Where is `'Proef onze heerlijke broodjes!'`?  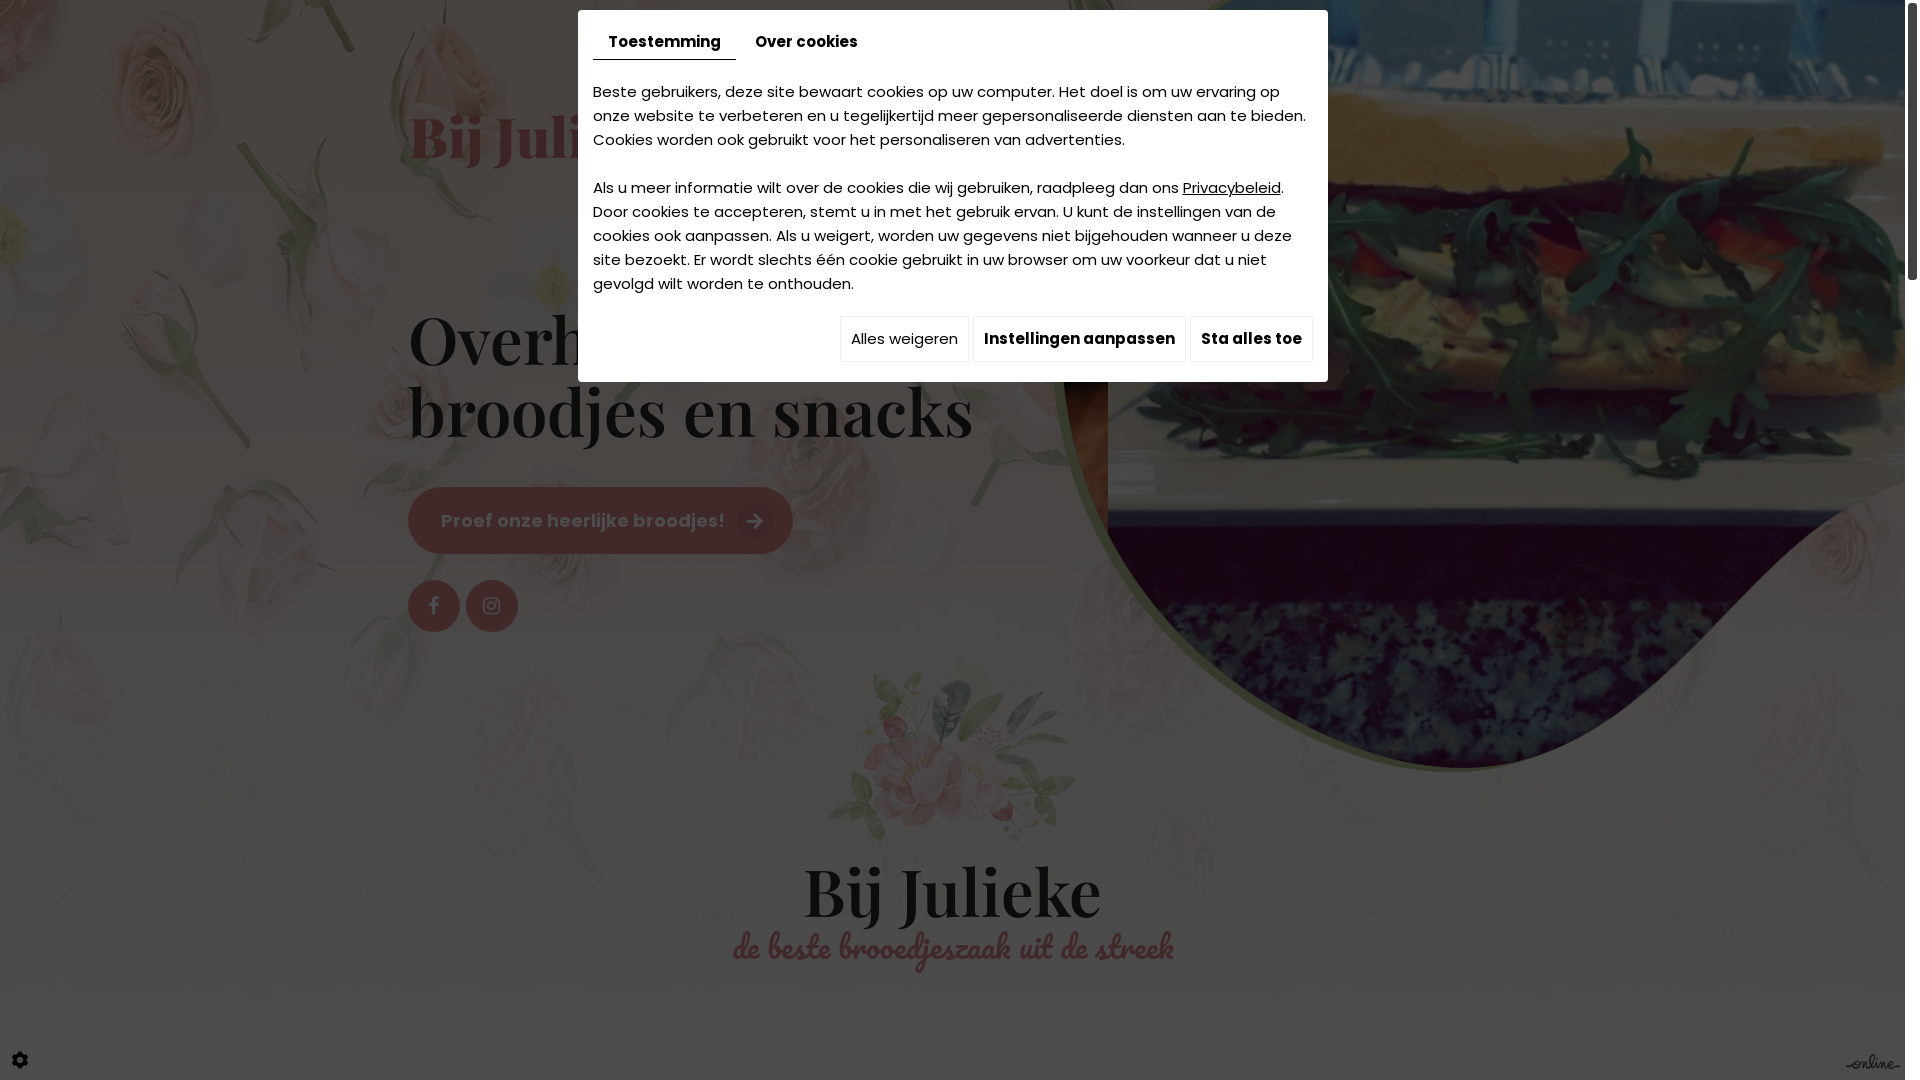
'Proef onze heerlijke broodjes!' is located at coordinates (599, 519).